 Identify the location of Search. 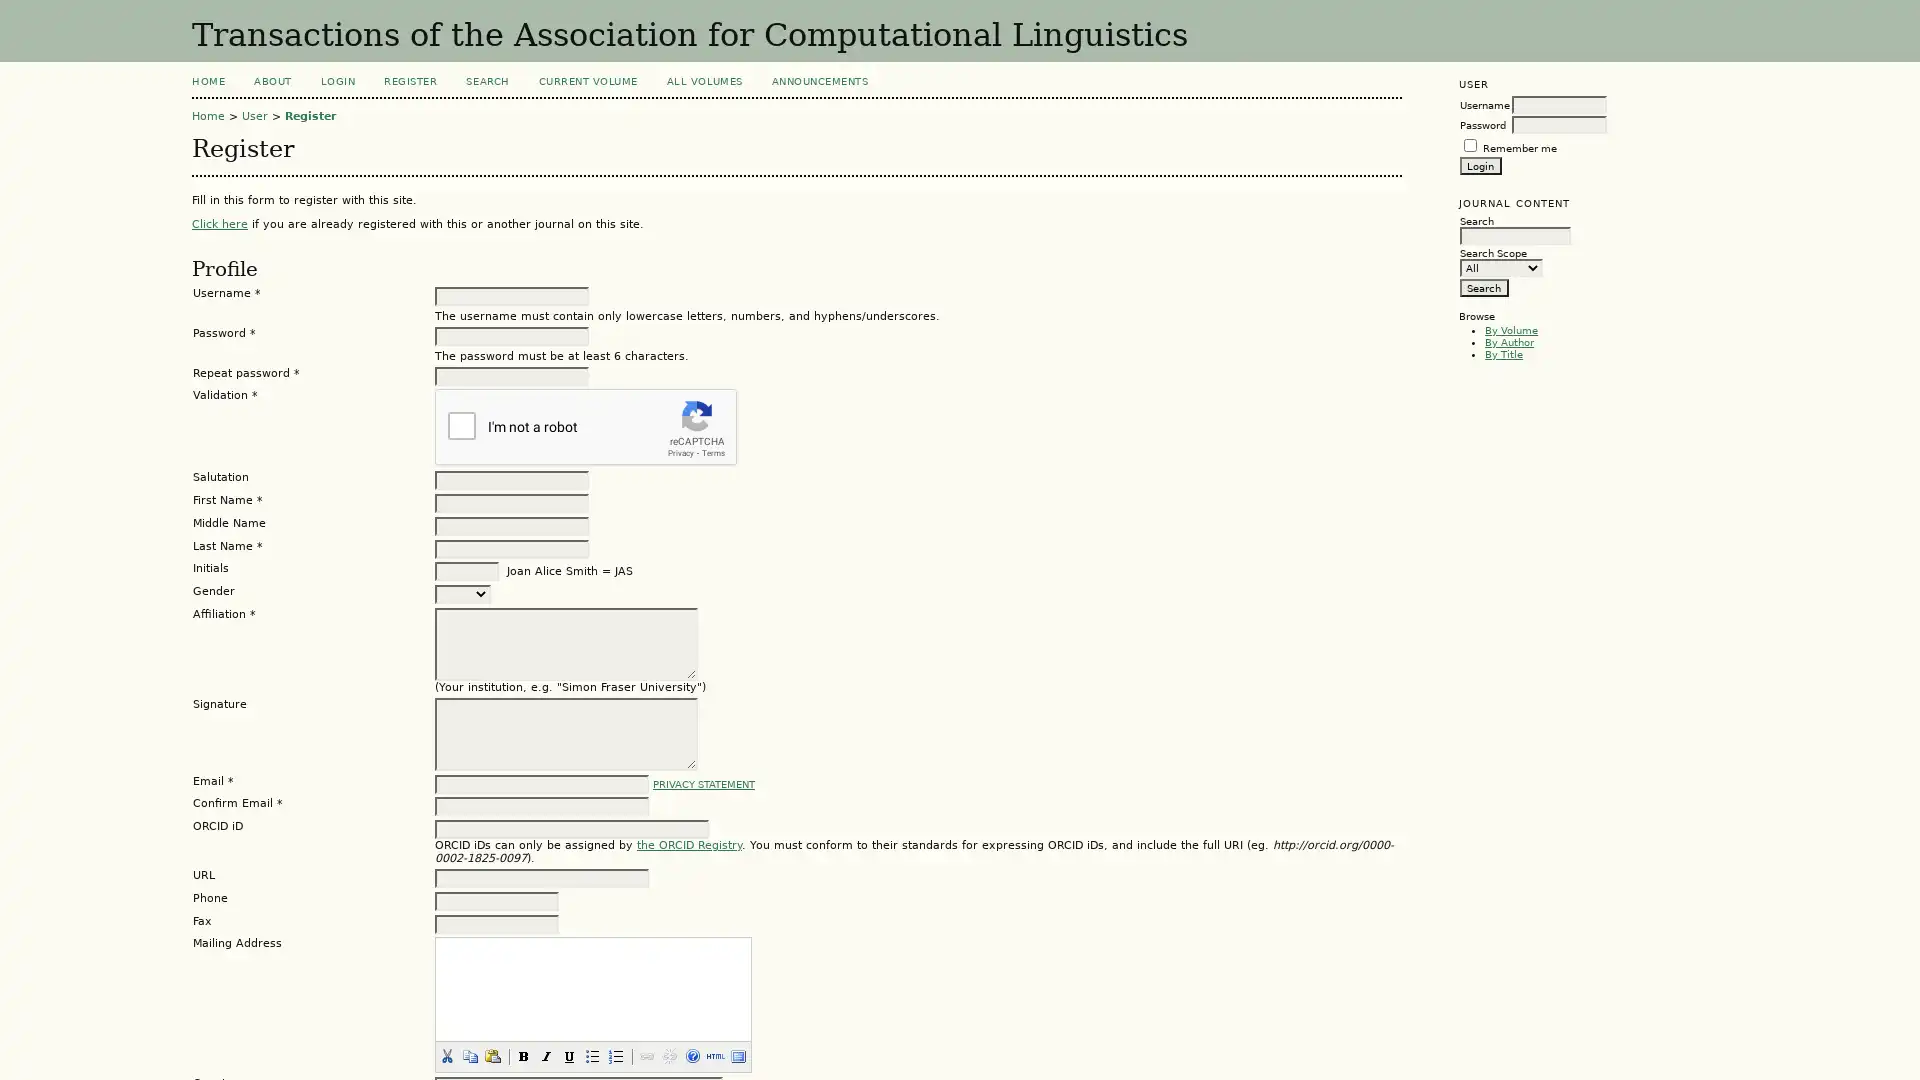
(1483, 286).